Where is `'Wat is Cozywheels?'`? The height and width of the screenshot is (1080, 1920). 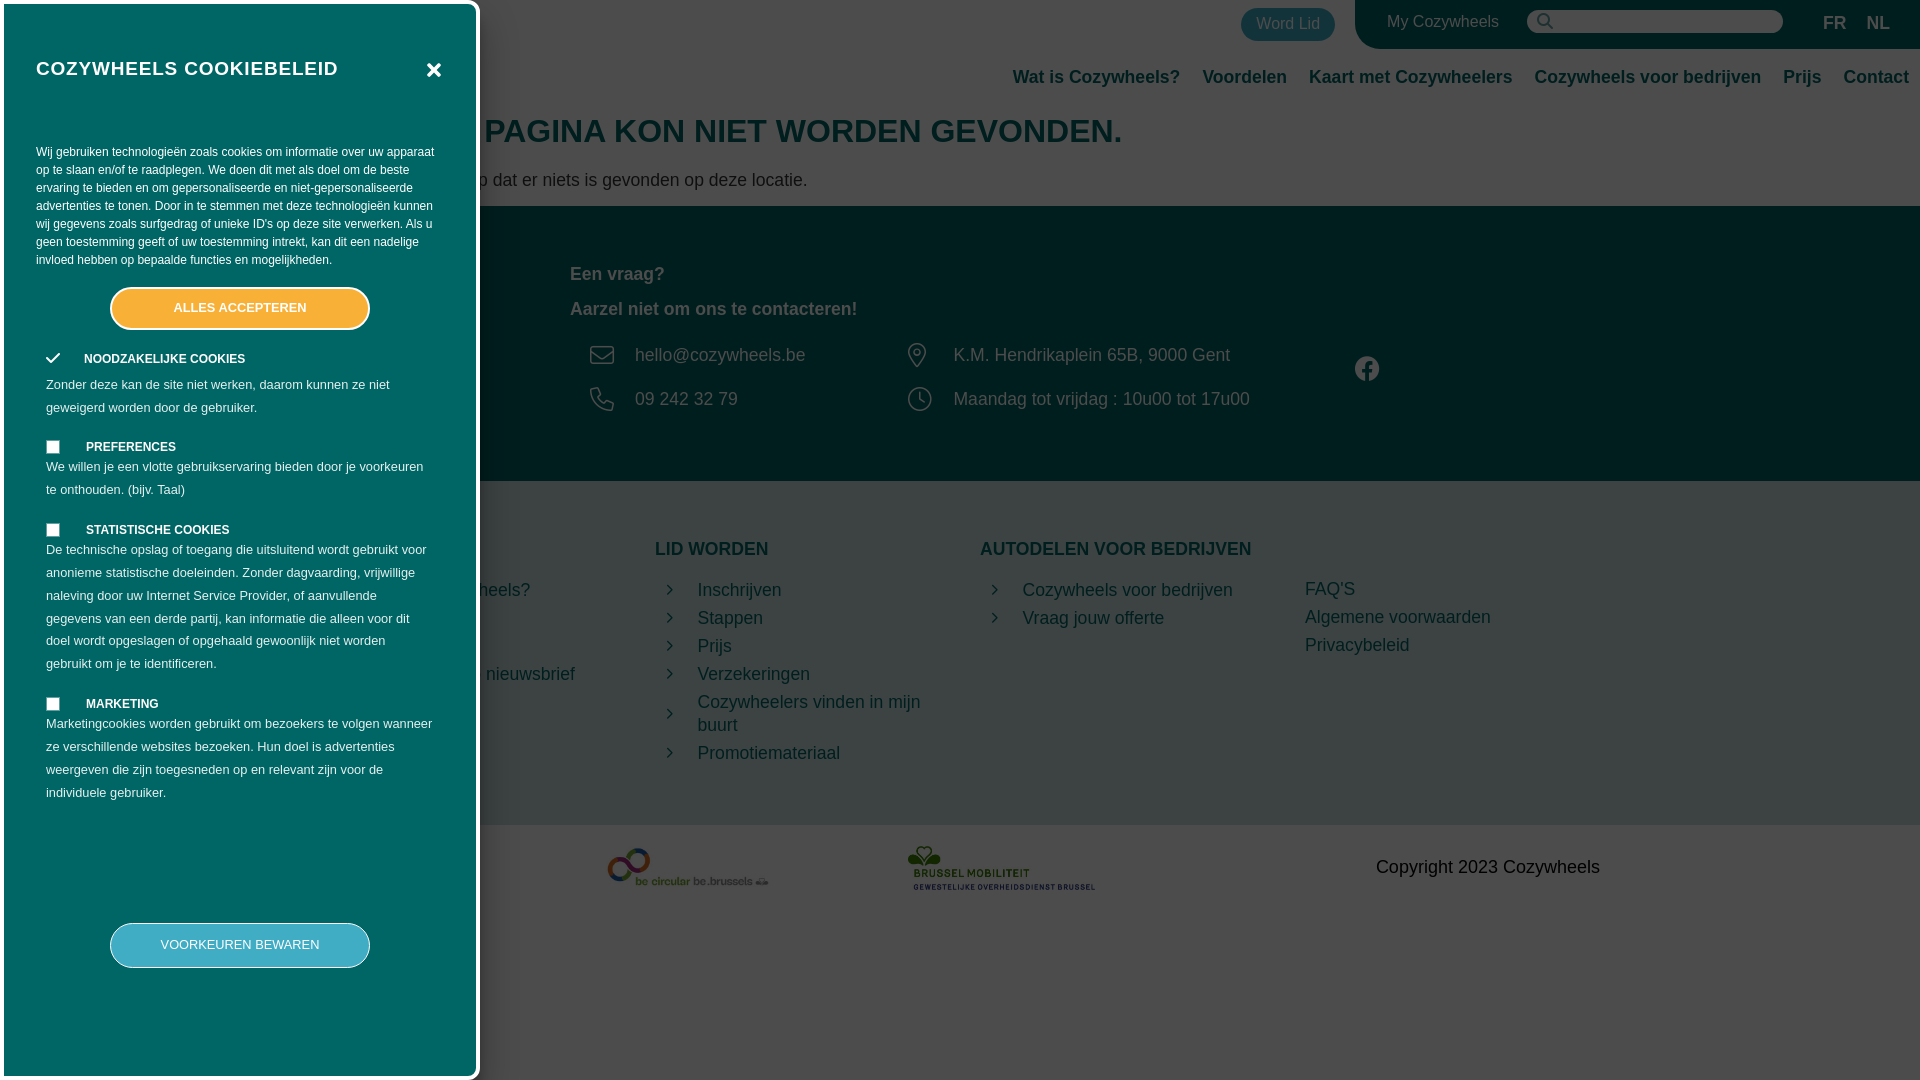
'Wat is Cozywheels?' is located at coordinates (1096, 76).